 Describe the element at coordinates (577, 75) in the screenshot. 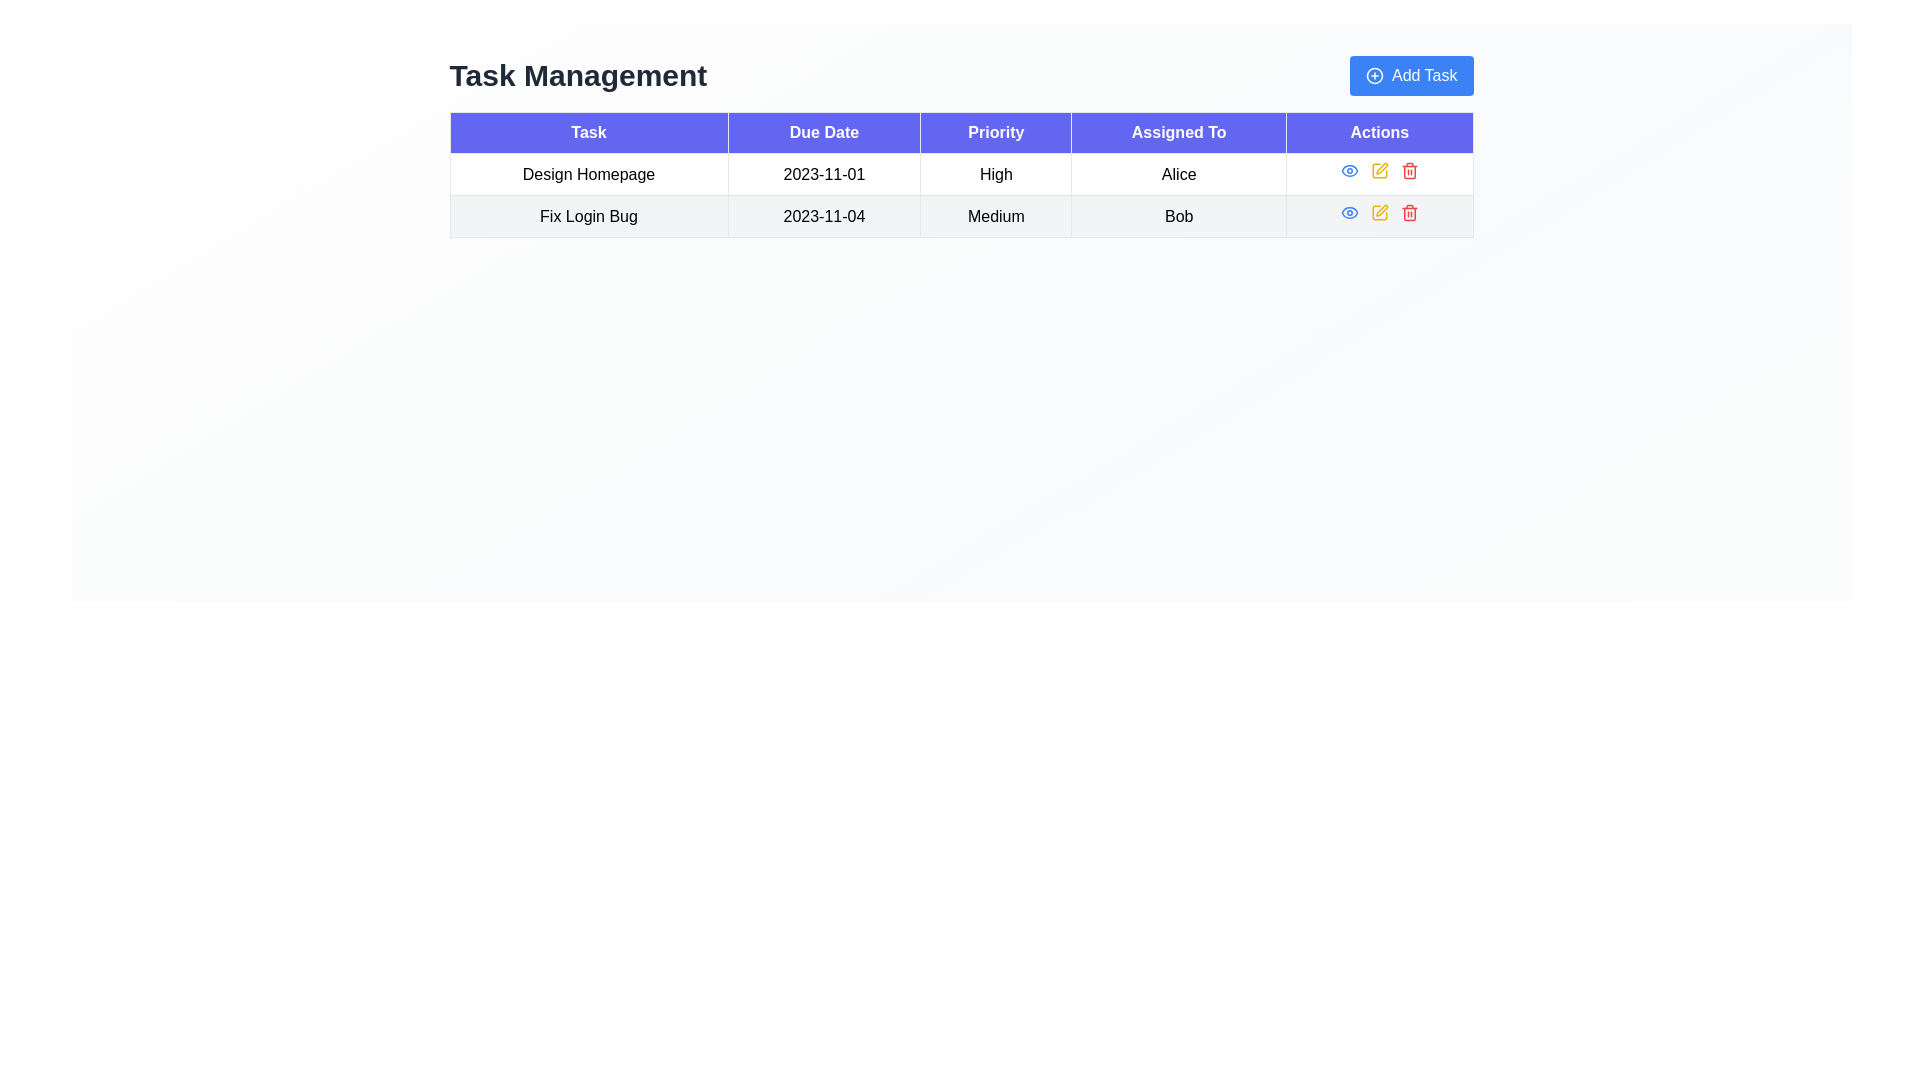

I see `the header text reading 'Task Management', which is styled in a large bold font and positioned at the top-left of the page` at that location.